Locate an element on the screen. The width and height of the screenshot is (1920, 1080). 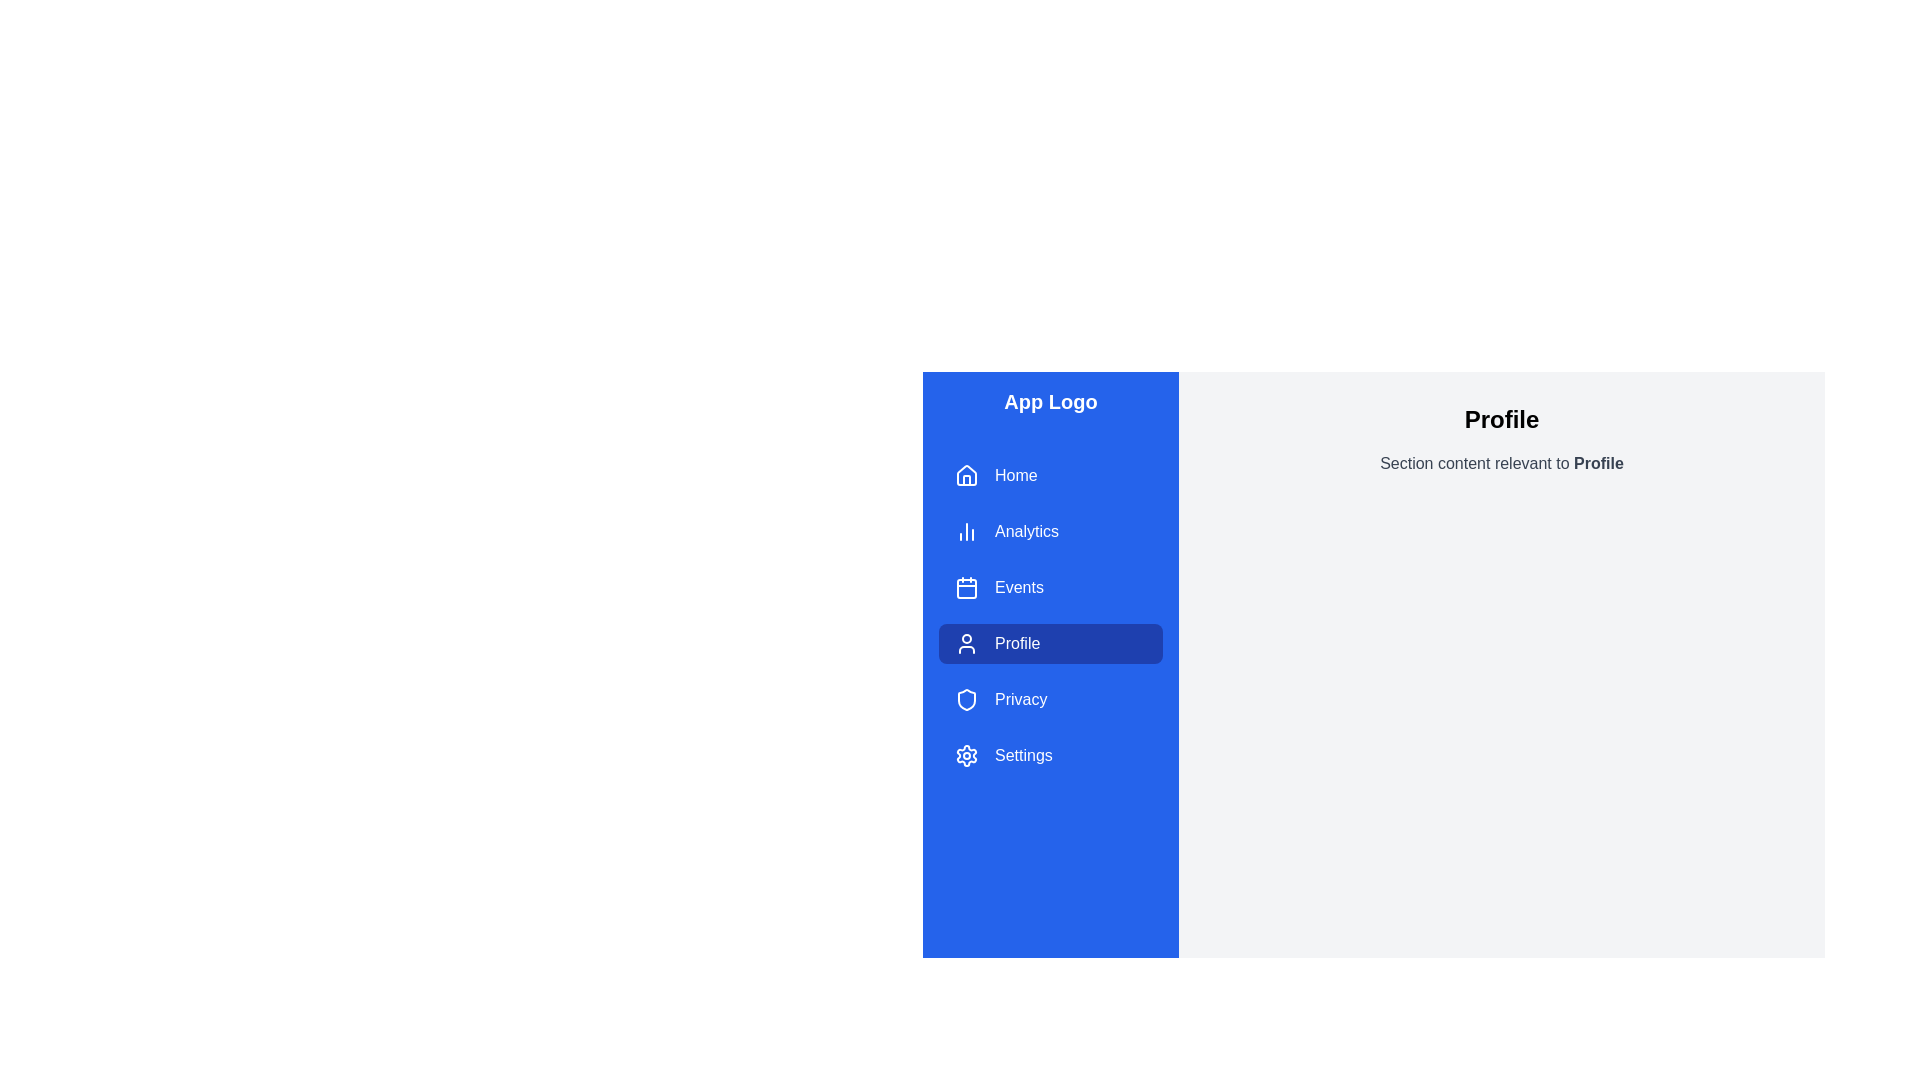
the static text element displaying the word 'Profile' in bold within the sentence 'Section content relevant to Profile.' is located at coordinates (1597, 463).